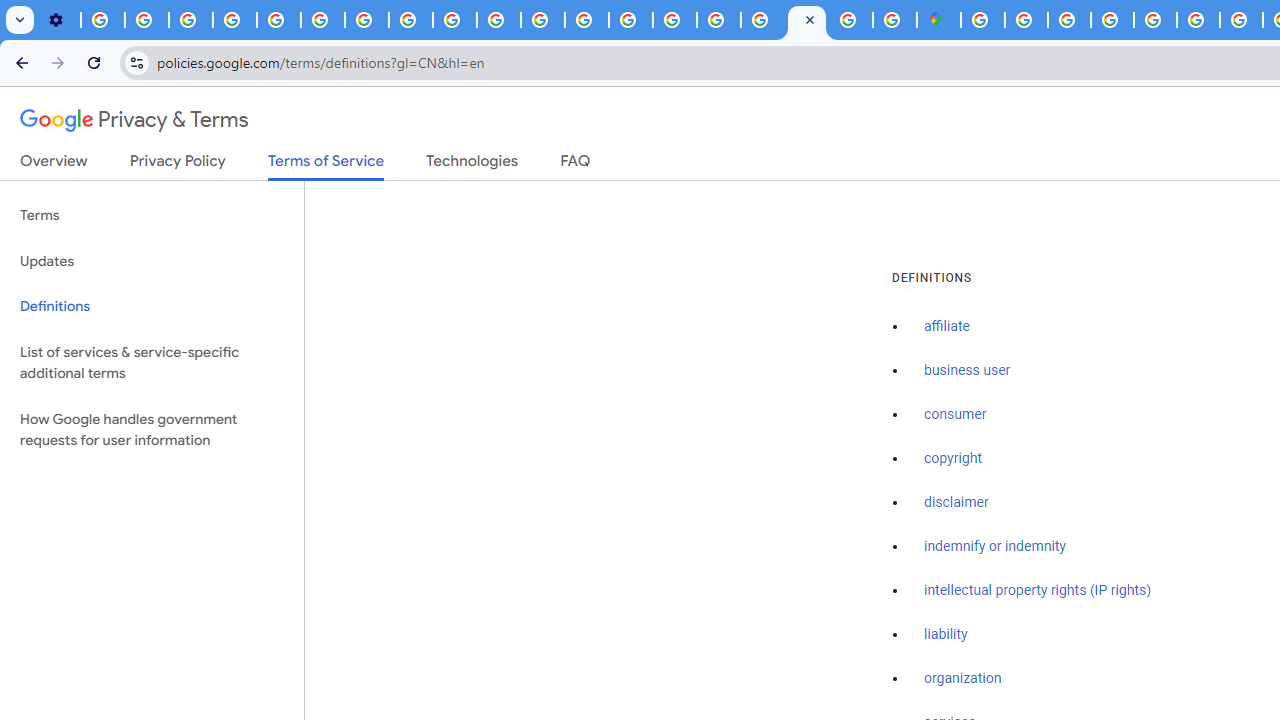  I want to click on 'organization', so click(963, 678).